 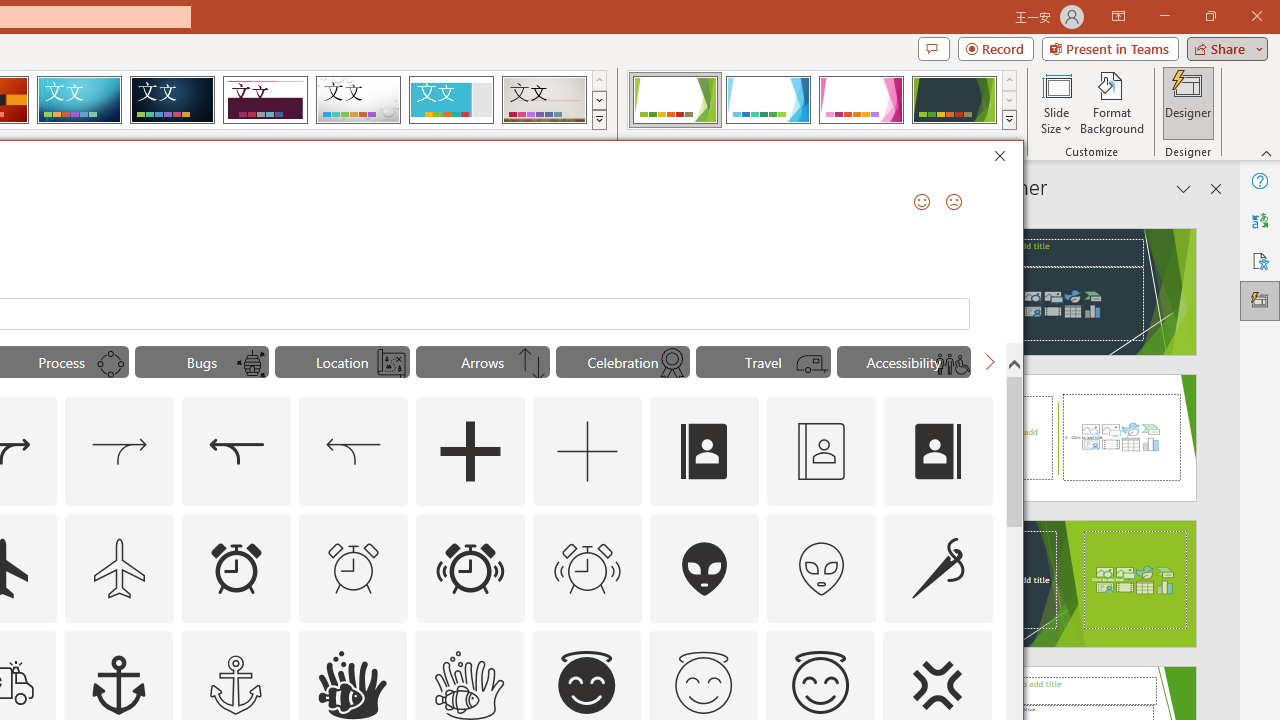 What do you see at coordinates (532, 364) in the screenshot?
I see `'AutomationID: Icons_Sort_M'` at bounding box center [532, 364].